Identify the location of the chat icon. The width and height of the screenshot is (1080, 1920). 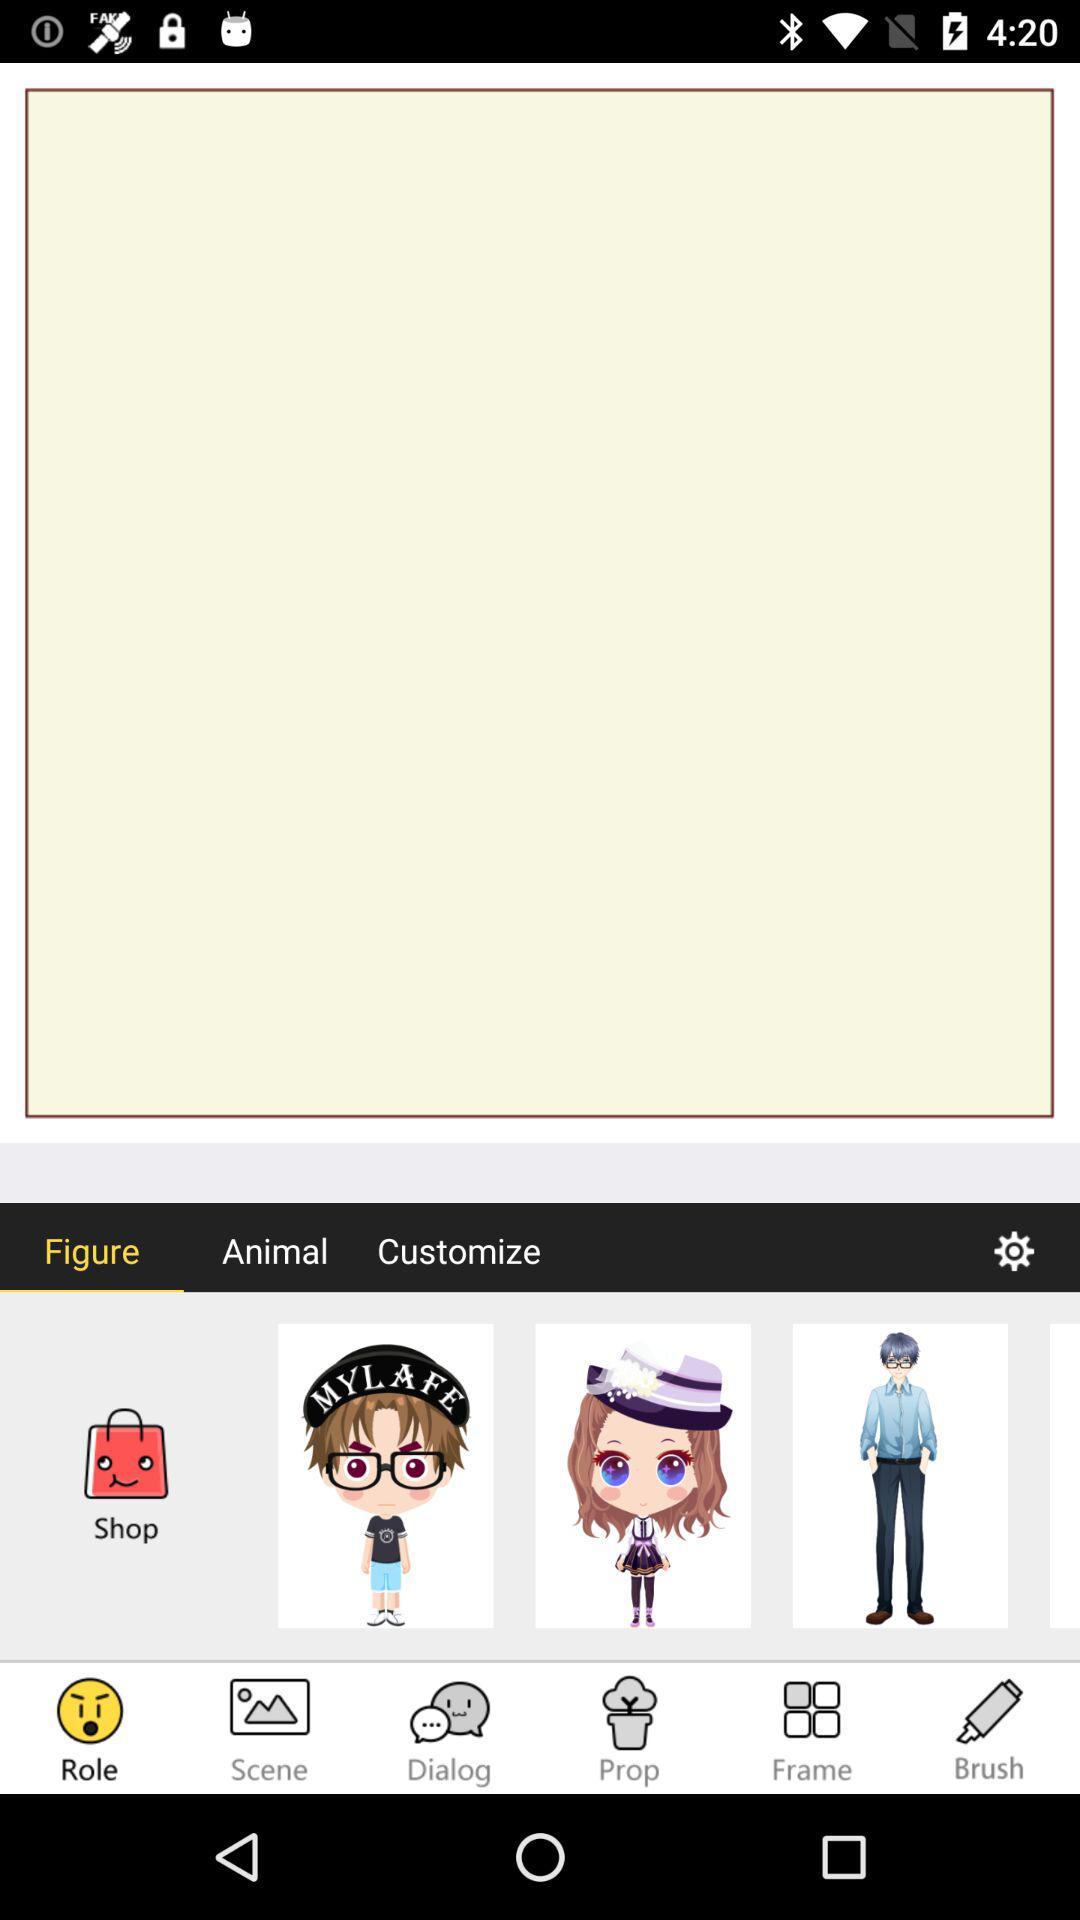
(450, 1730).